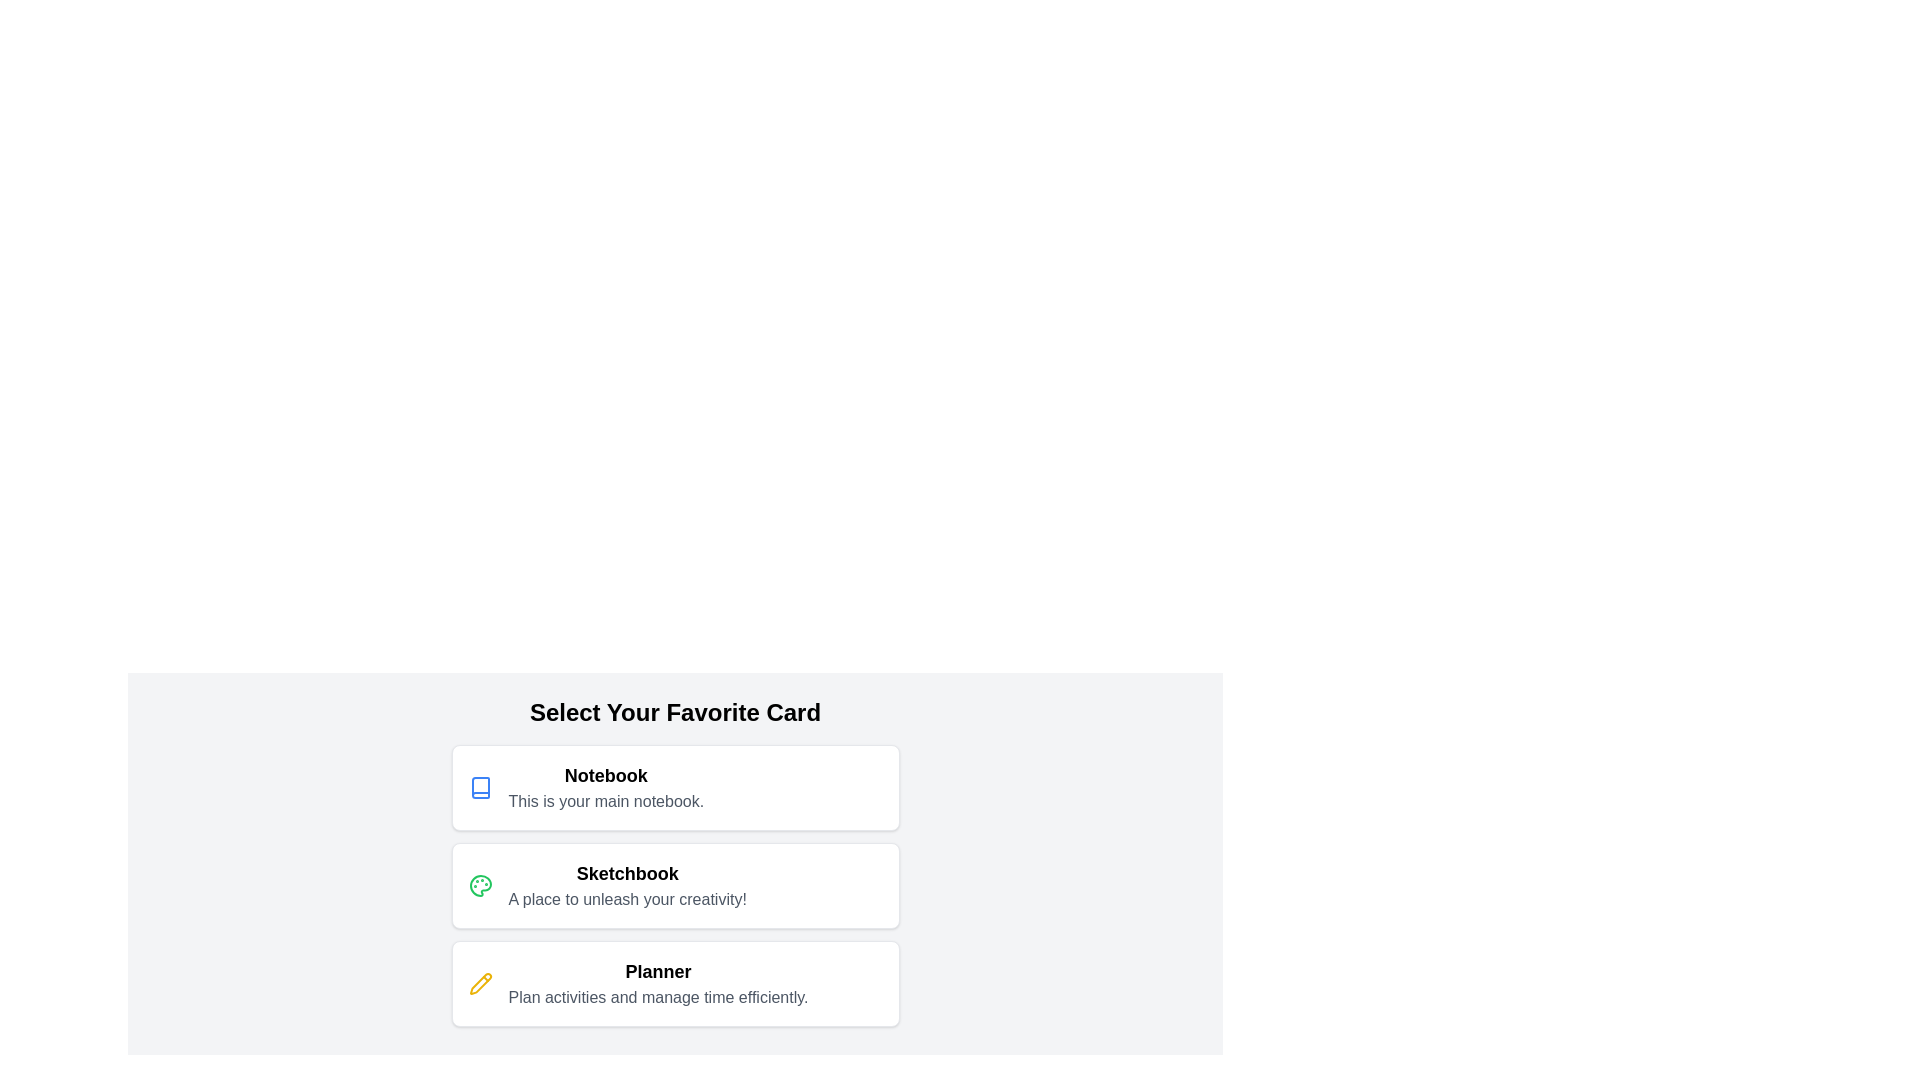 This screenshot has width=1920, height=1080. I want to click on displayed text from the Text Label that shows 'Sketchbook' in bold, black font and 'A place to unleash your creativity!' in smaller, gray font, located in the second card-like section of selectable options, so click(626, 885).